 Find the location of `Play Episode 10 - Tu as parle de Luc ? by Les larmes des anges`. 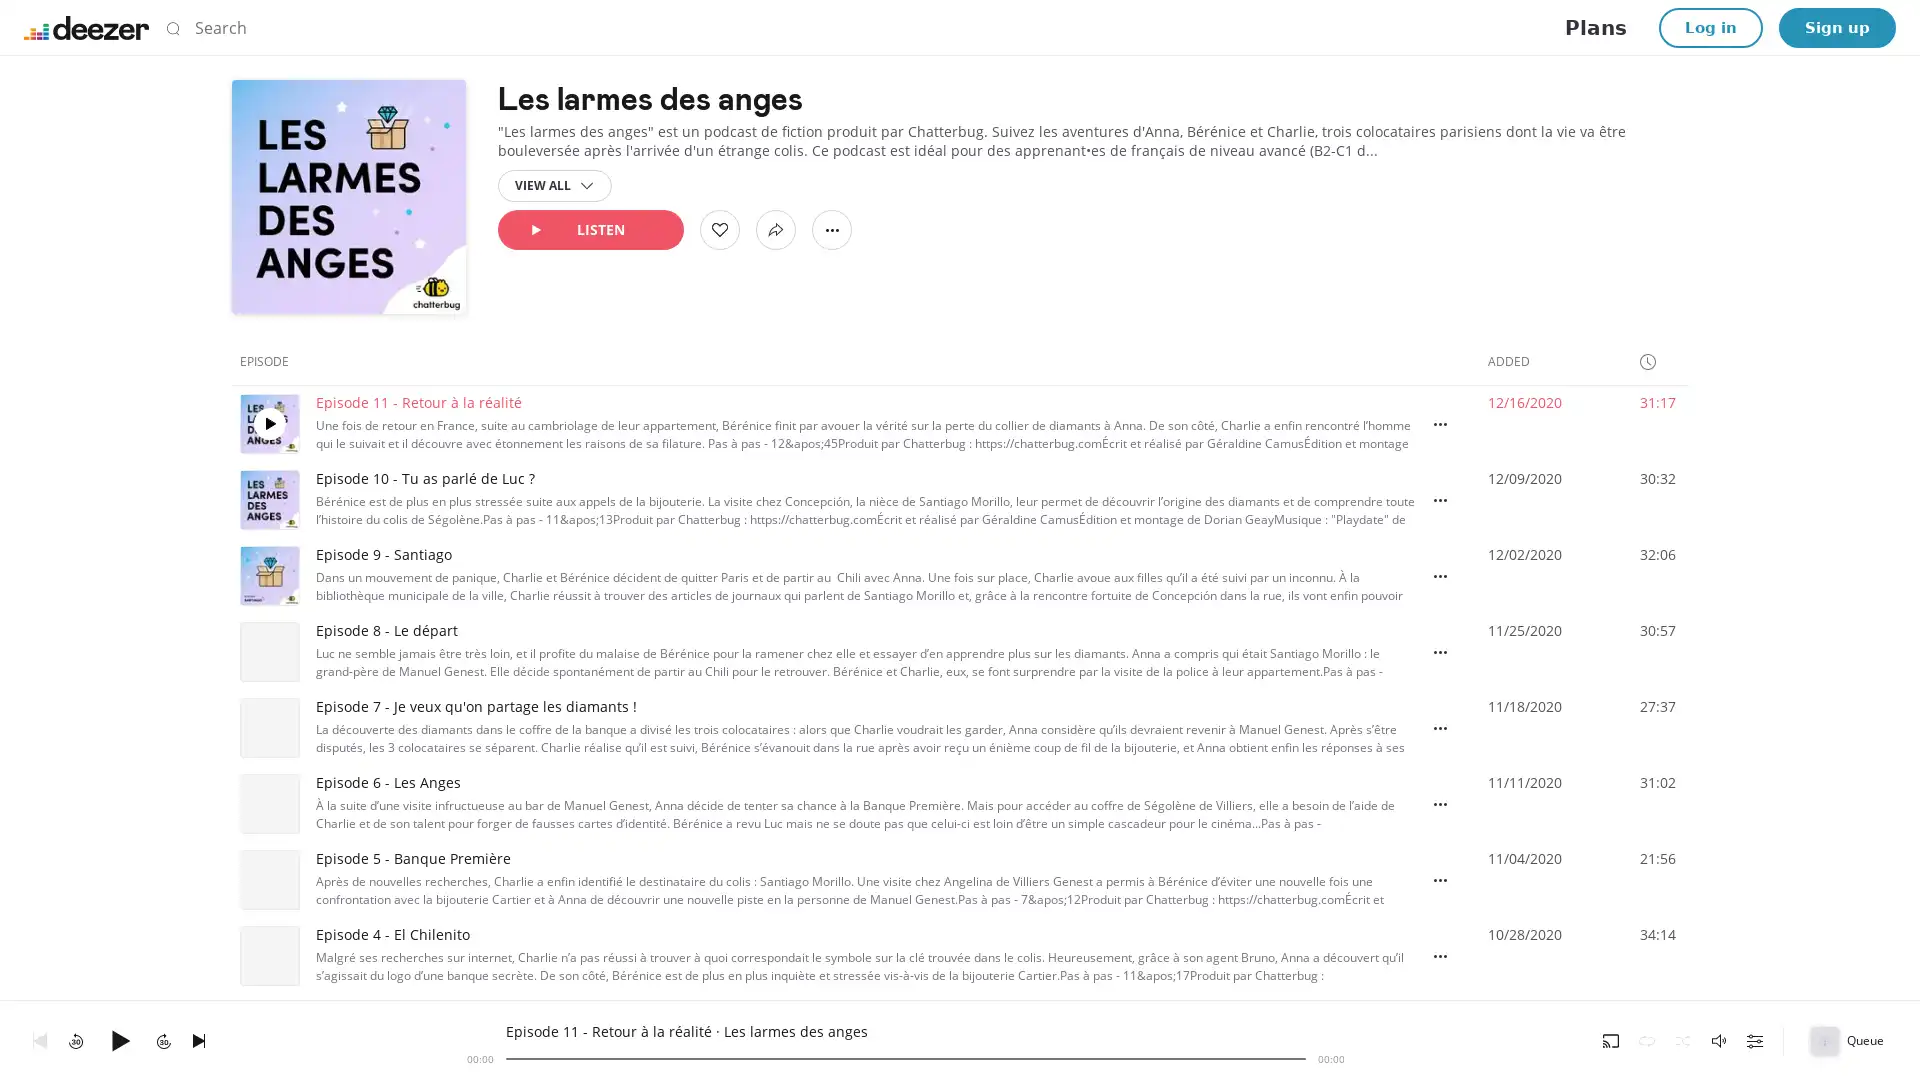

Play Episode 10 - Tu as parle de Luc ? by Les larmes des anges is located at coordinates (268, 499).